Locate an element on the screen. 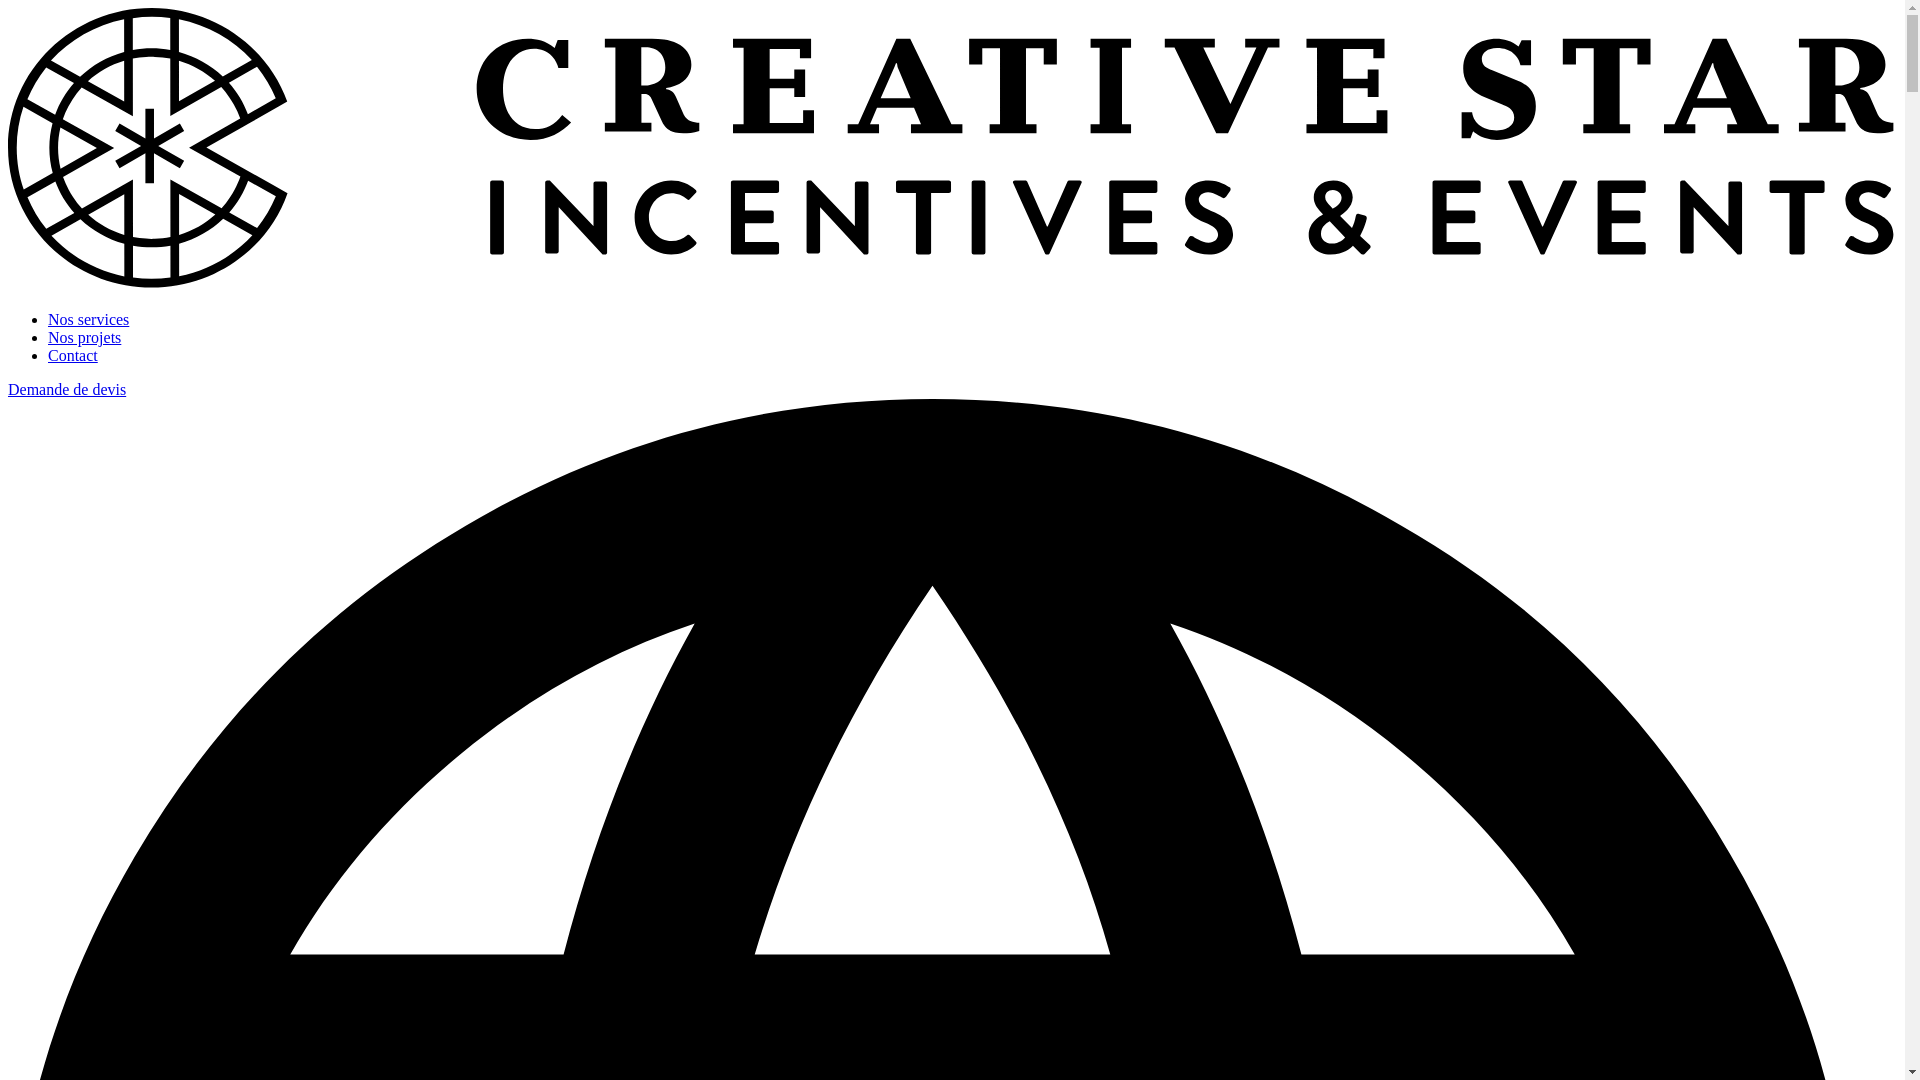 Image resolution: width=1920 pixels, height=1080 pixels. 'Contact' is located at coordinates (72, 354).